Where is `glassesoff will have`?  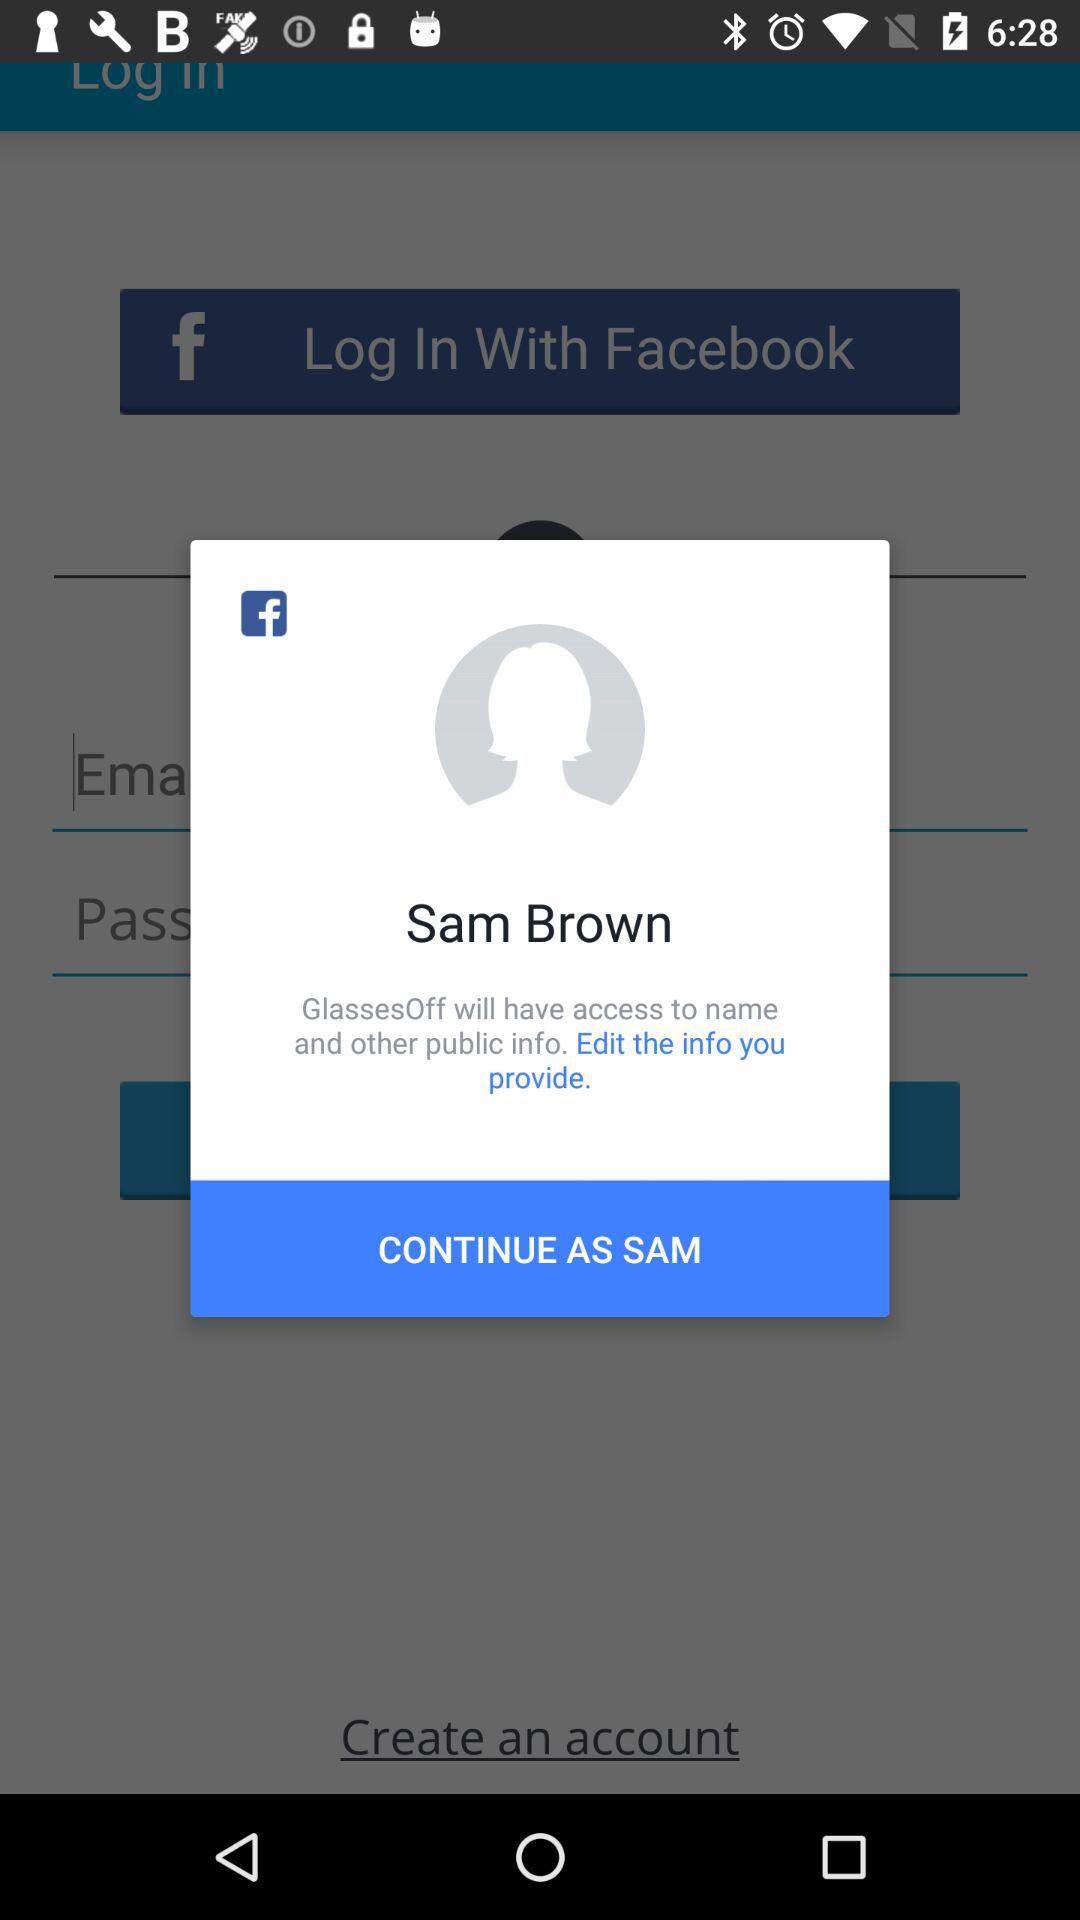 glassesoff will have is located at coordinates (540, 1041).